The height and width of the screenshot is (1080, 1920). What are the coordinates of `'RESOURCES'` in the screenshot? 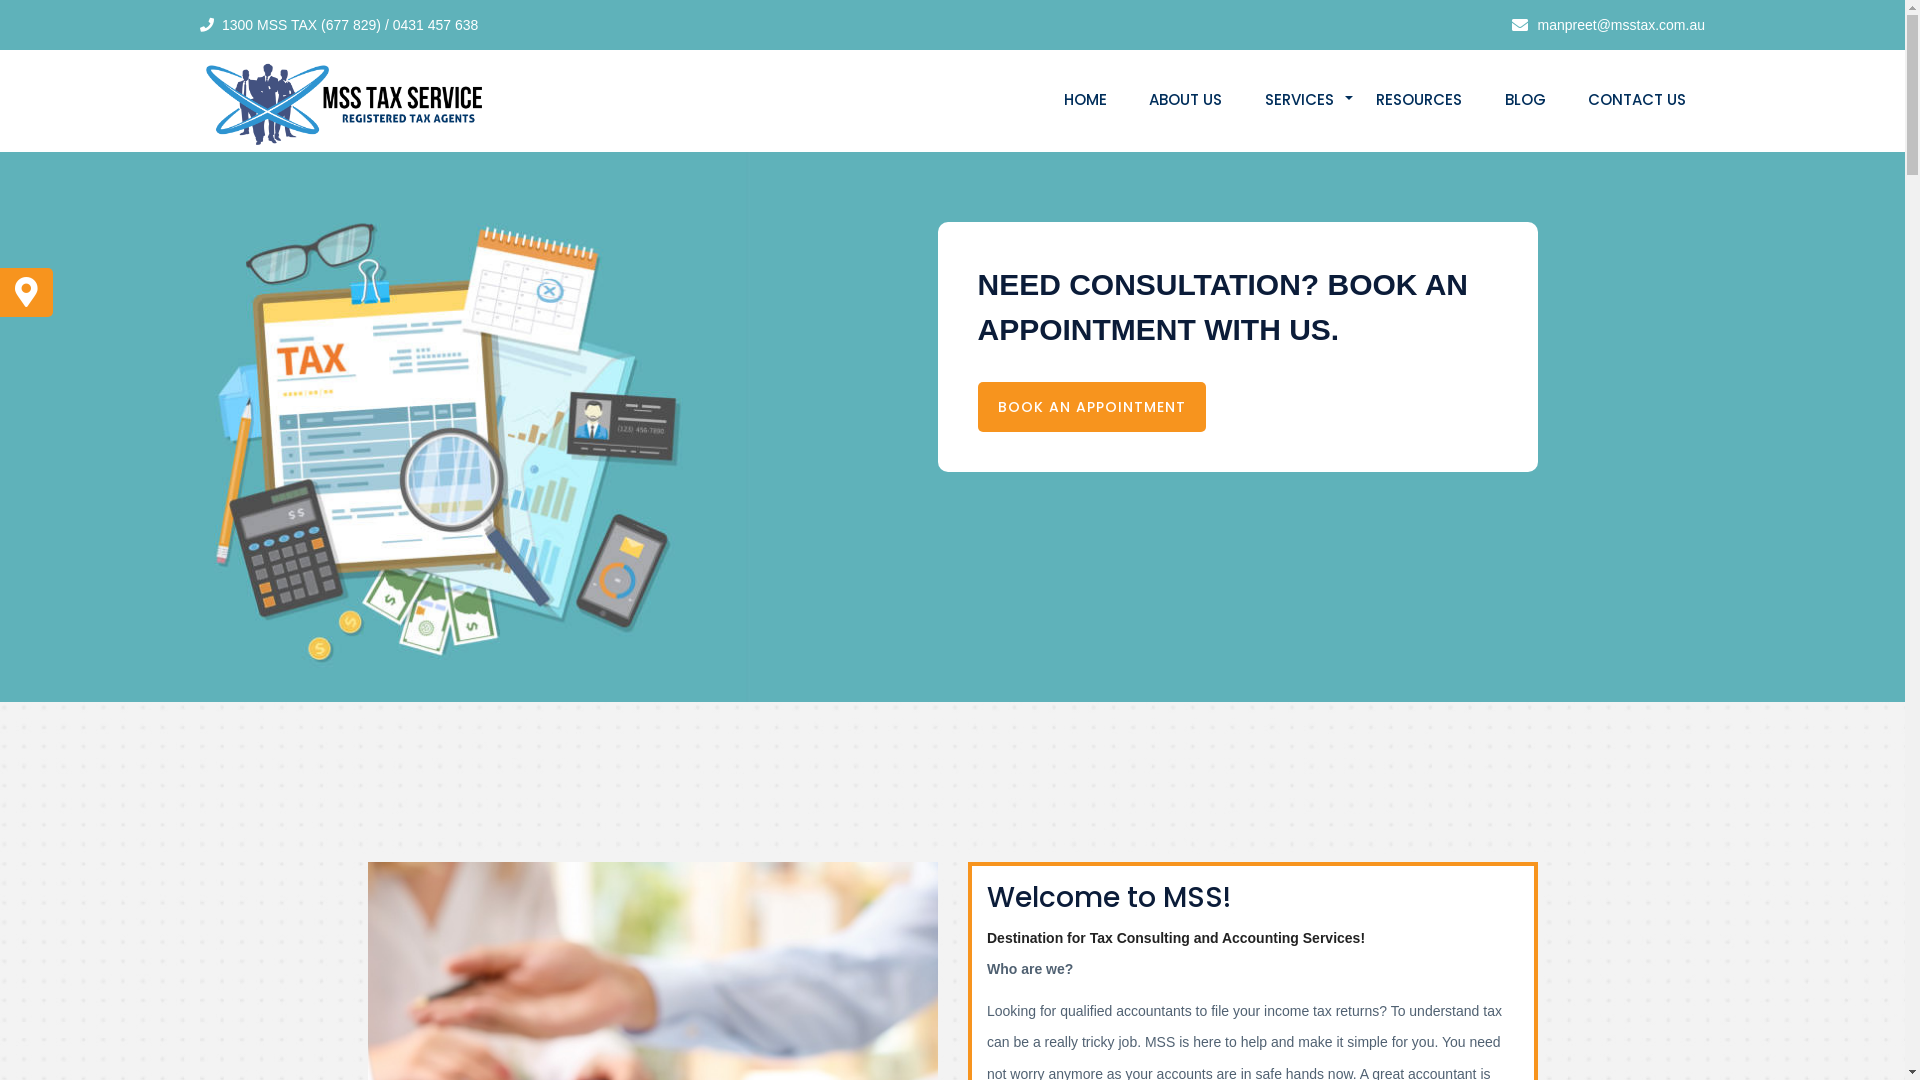 It's located at (1357, 100).